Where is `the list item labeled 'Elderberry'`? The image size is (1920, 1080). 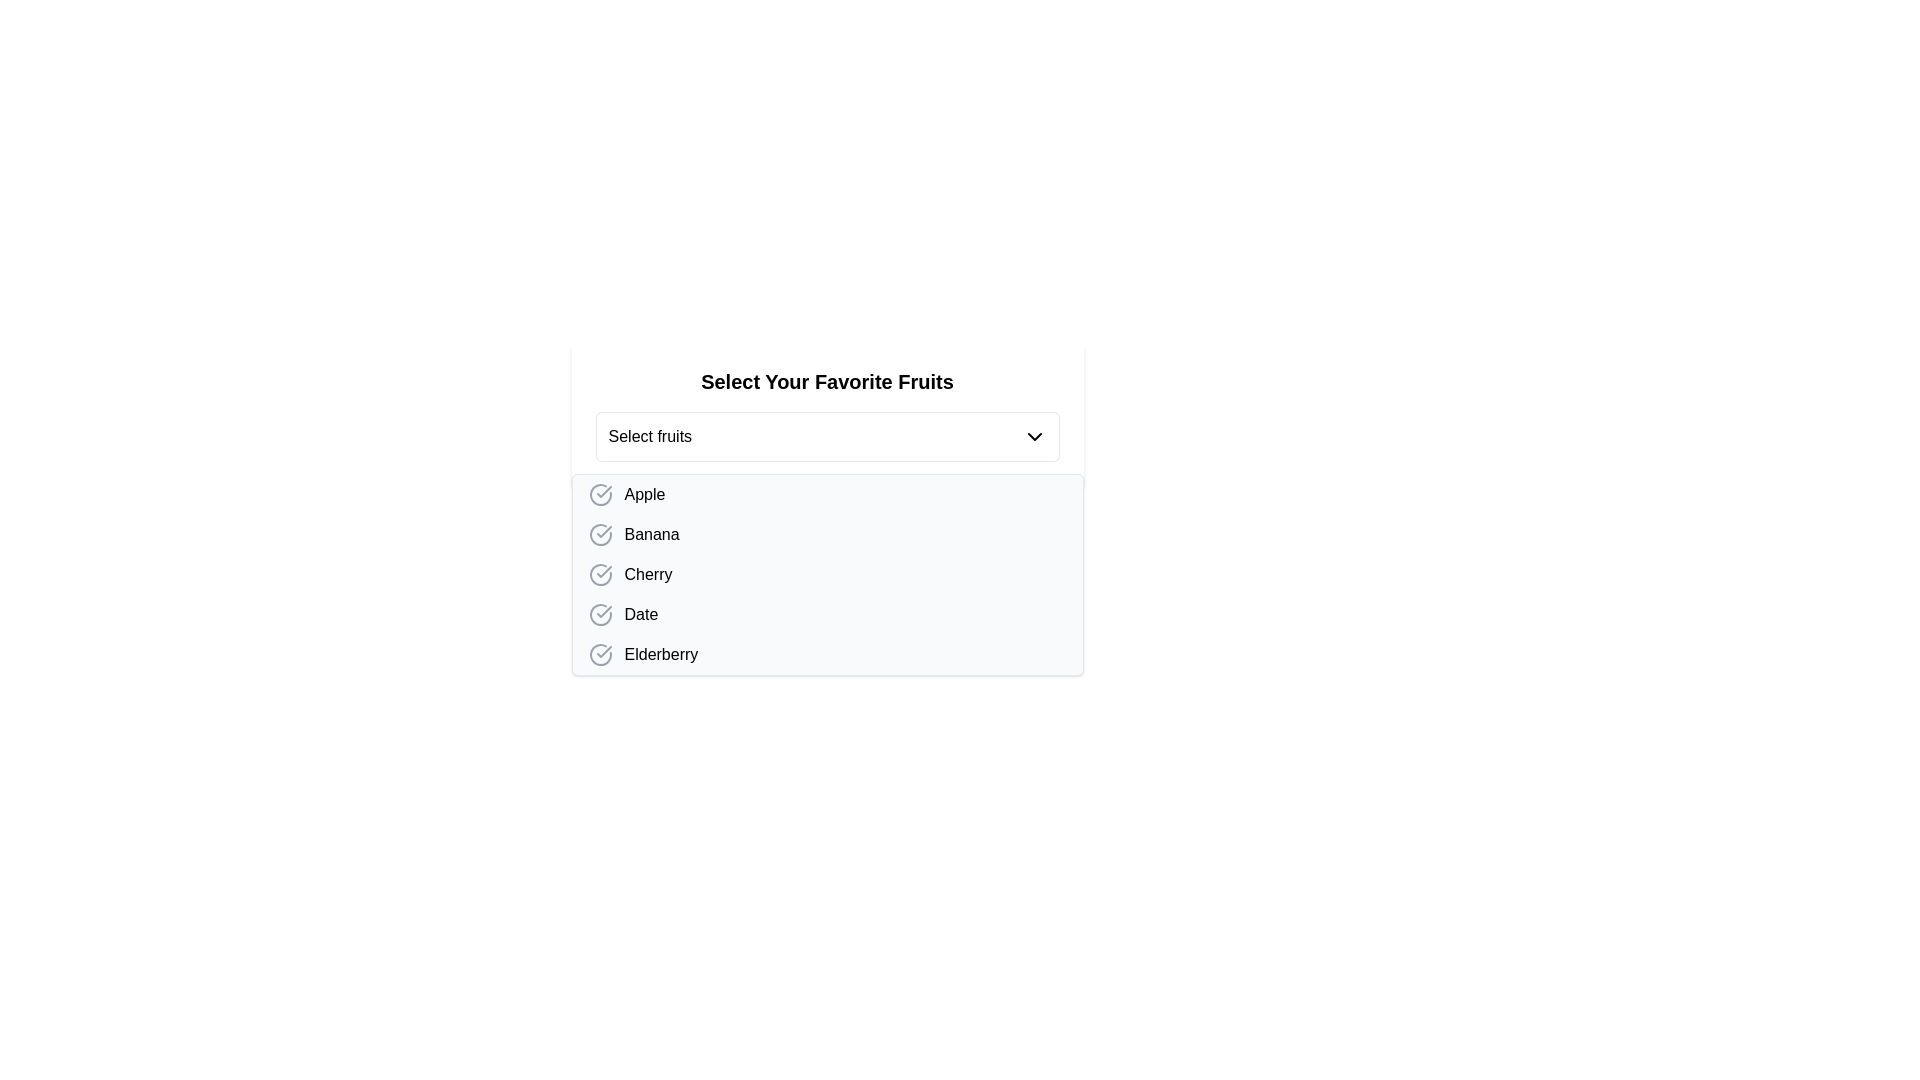
the list item labeled 'Elderberry' is located at coordinates (827, 655).